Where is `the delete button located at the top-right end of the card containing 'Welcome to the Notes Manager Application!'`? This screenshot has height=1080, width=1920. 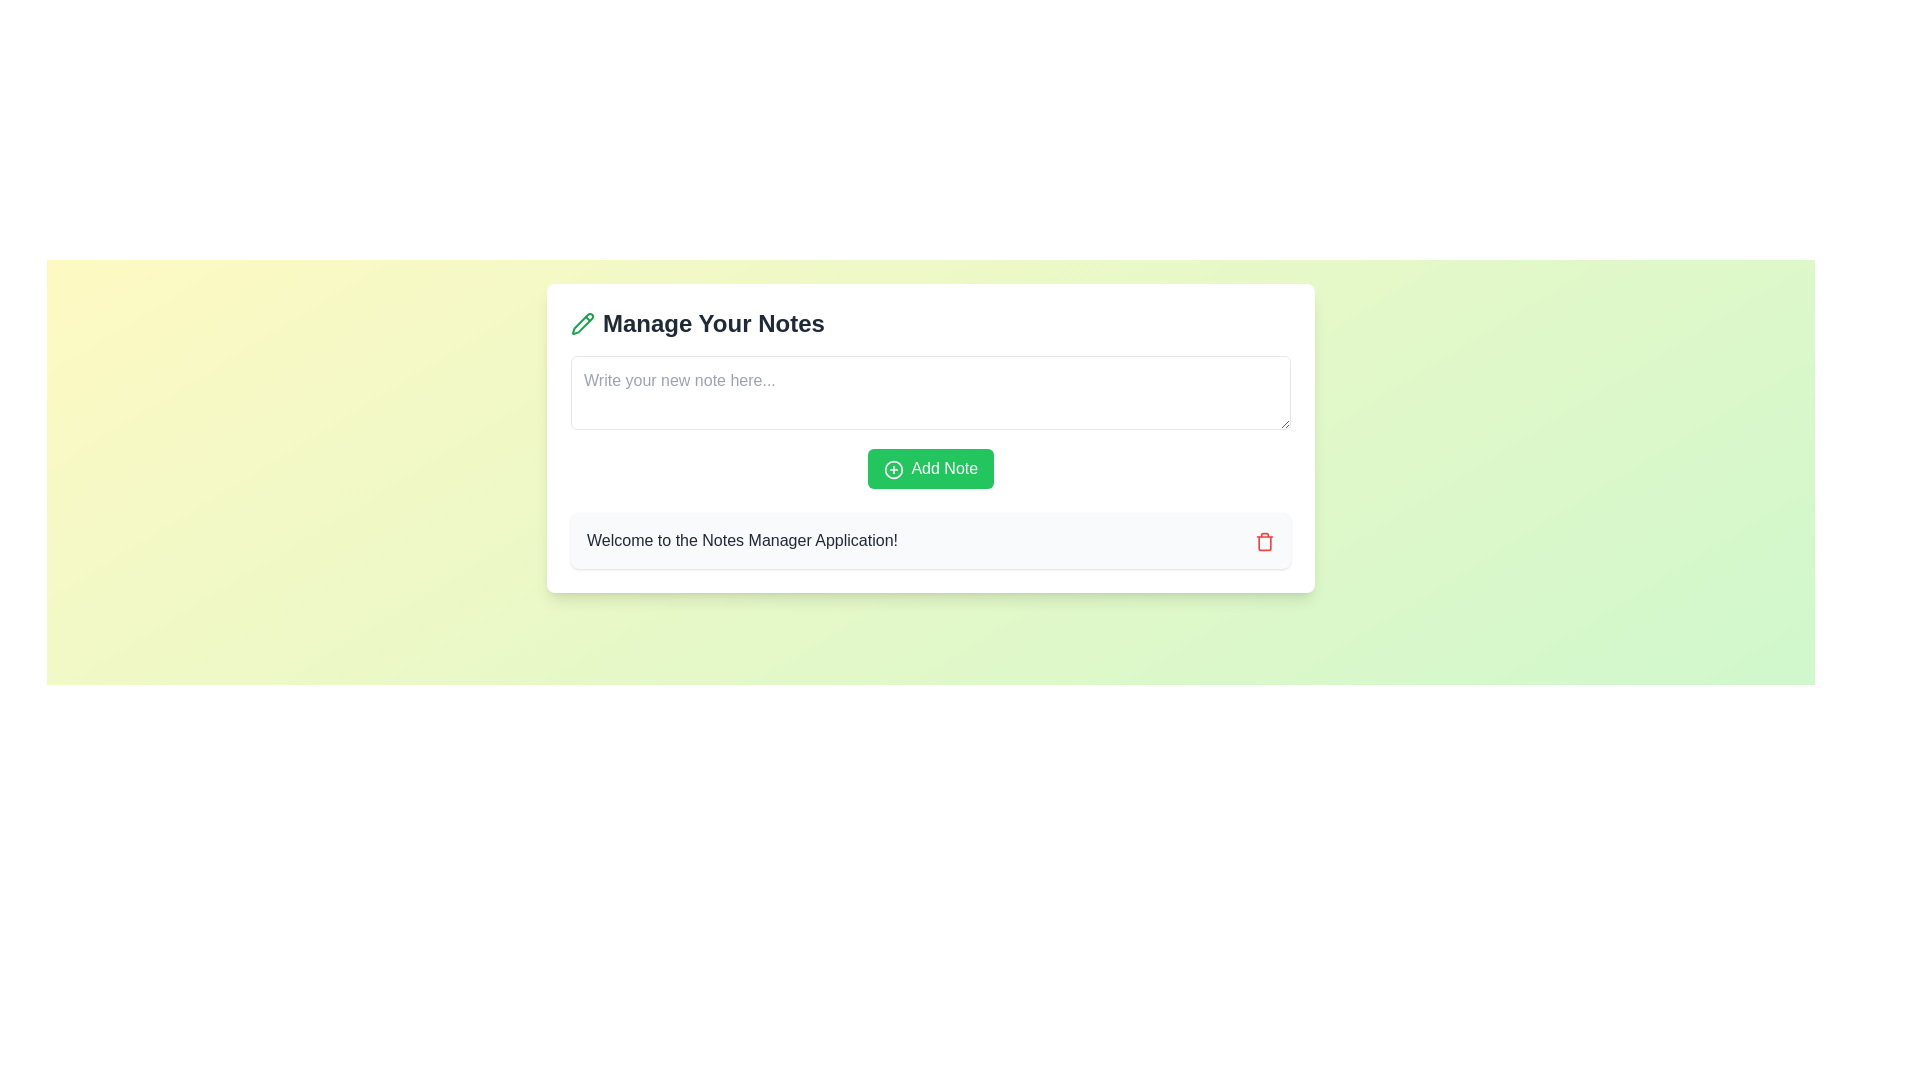
the delete button located at the top-right end of the card containing 'Welcome to the Notes Manager Application!' is located at coordinates (1264, 540).